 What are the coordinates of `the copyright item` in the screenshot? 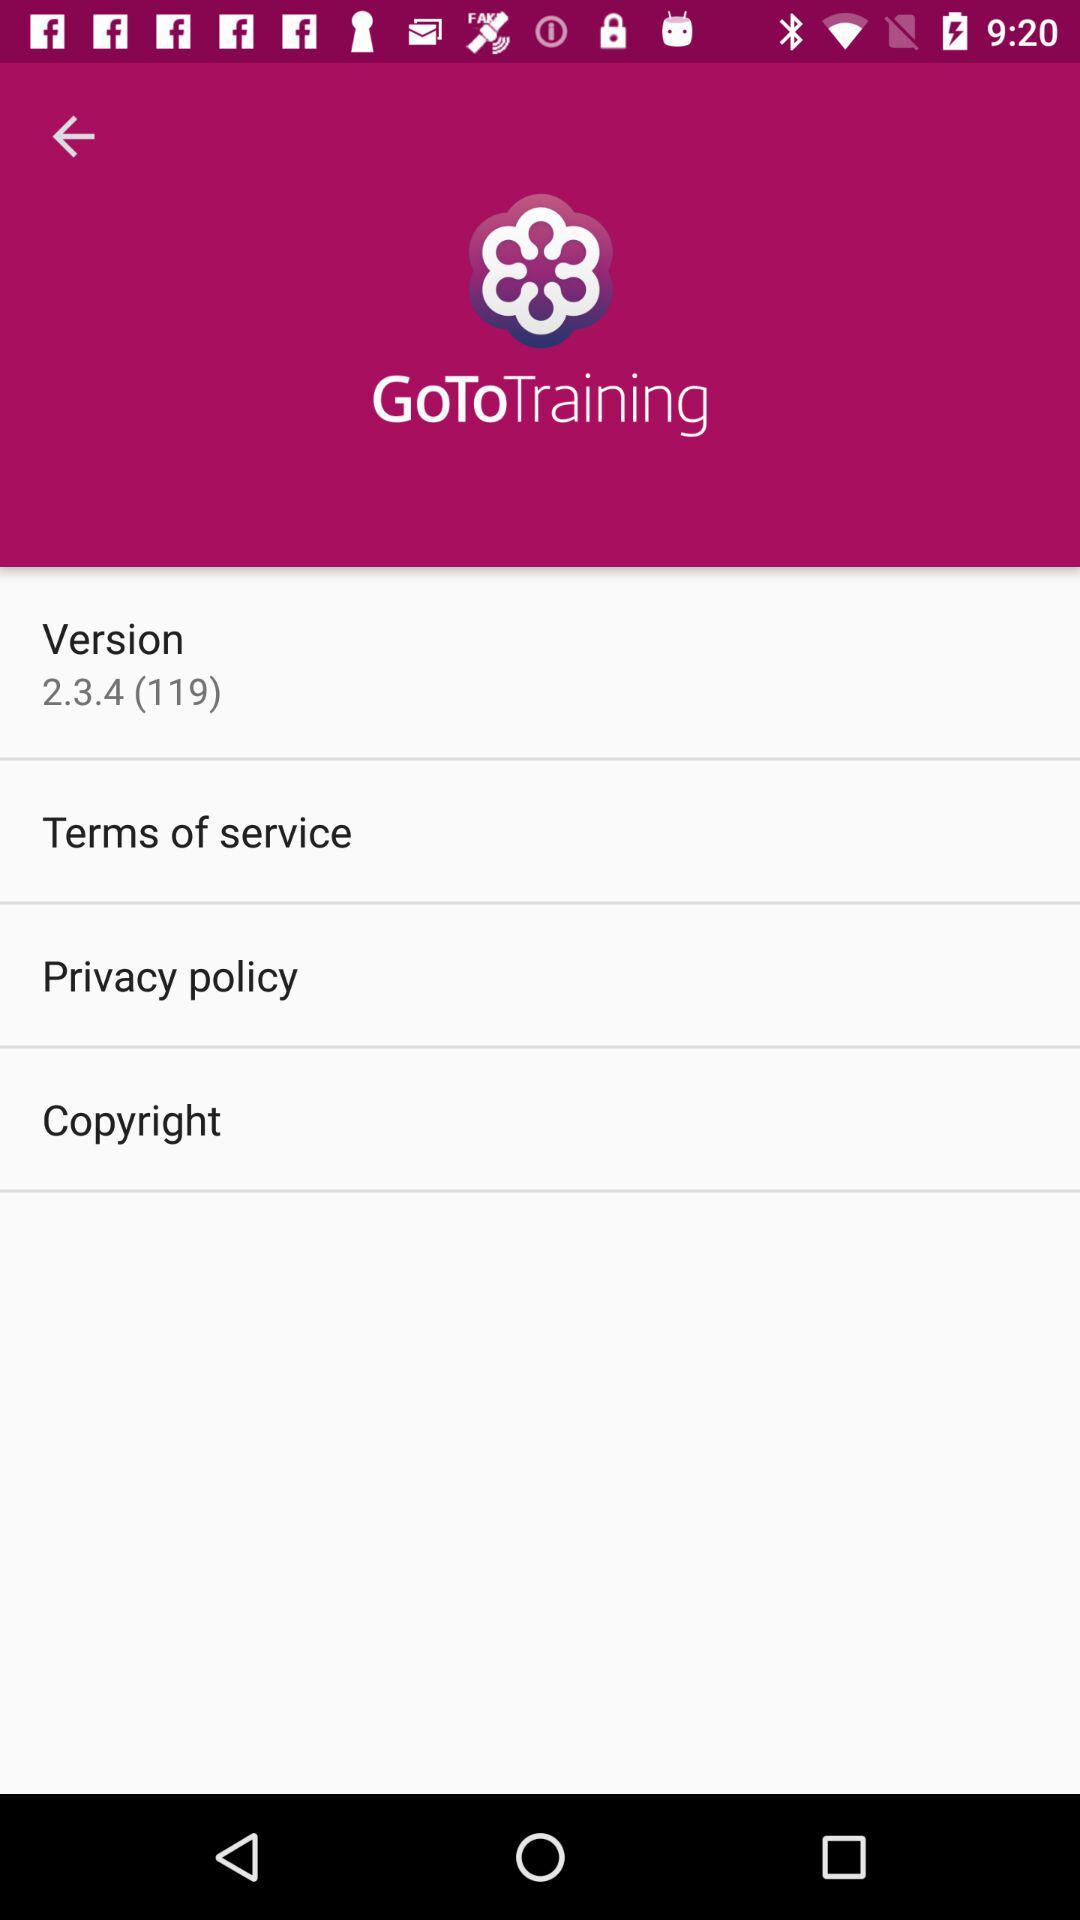 It's located at (131, 1117).